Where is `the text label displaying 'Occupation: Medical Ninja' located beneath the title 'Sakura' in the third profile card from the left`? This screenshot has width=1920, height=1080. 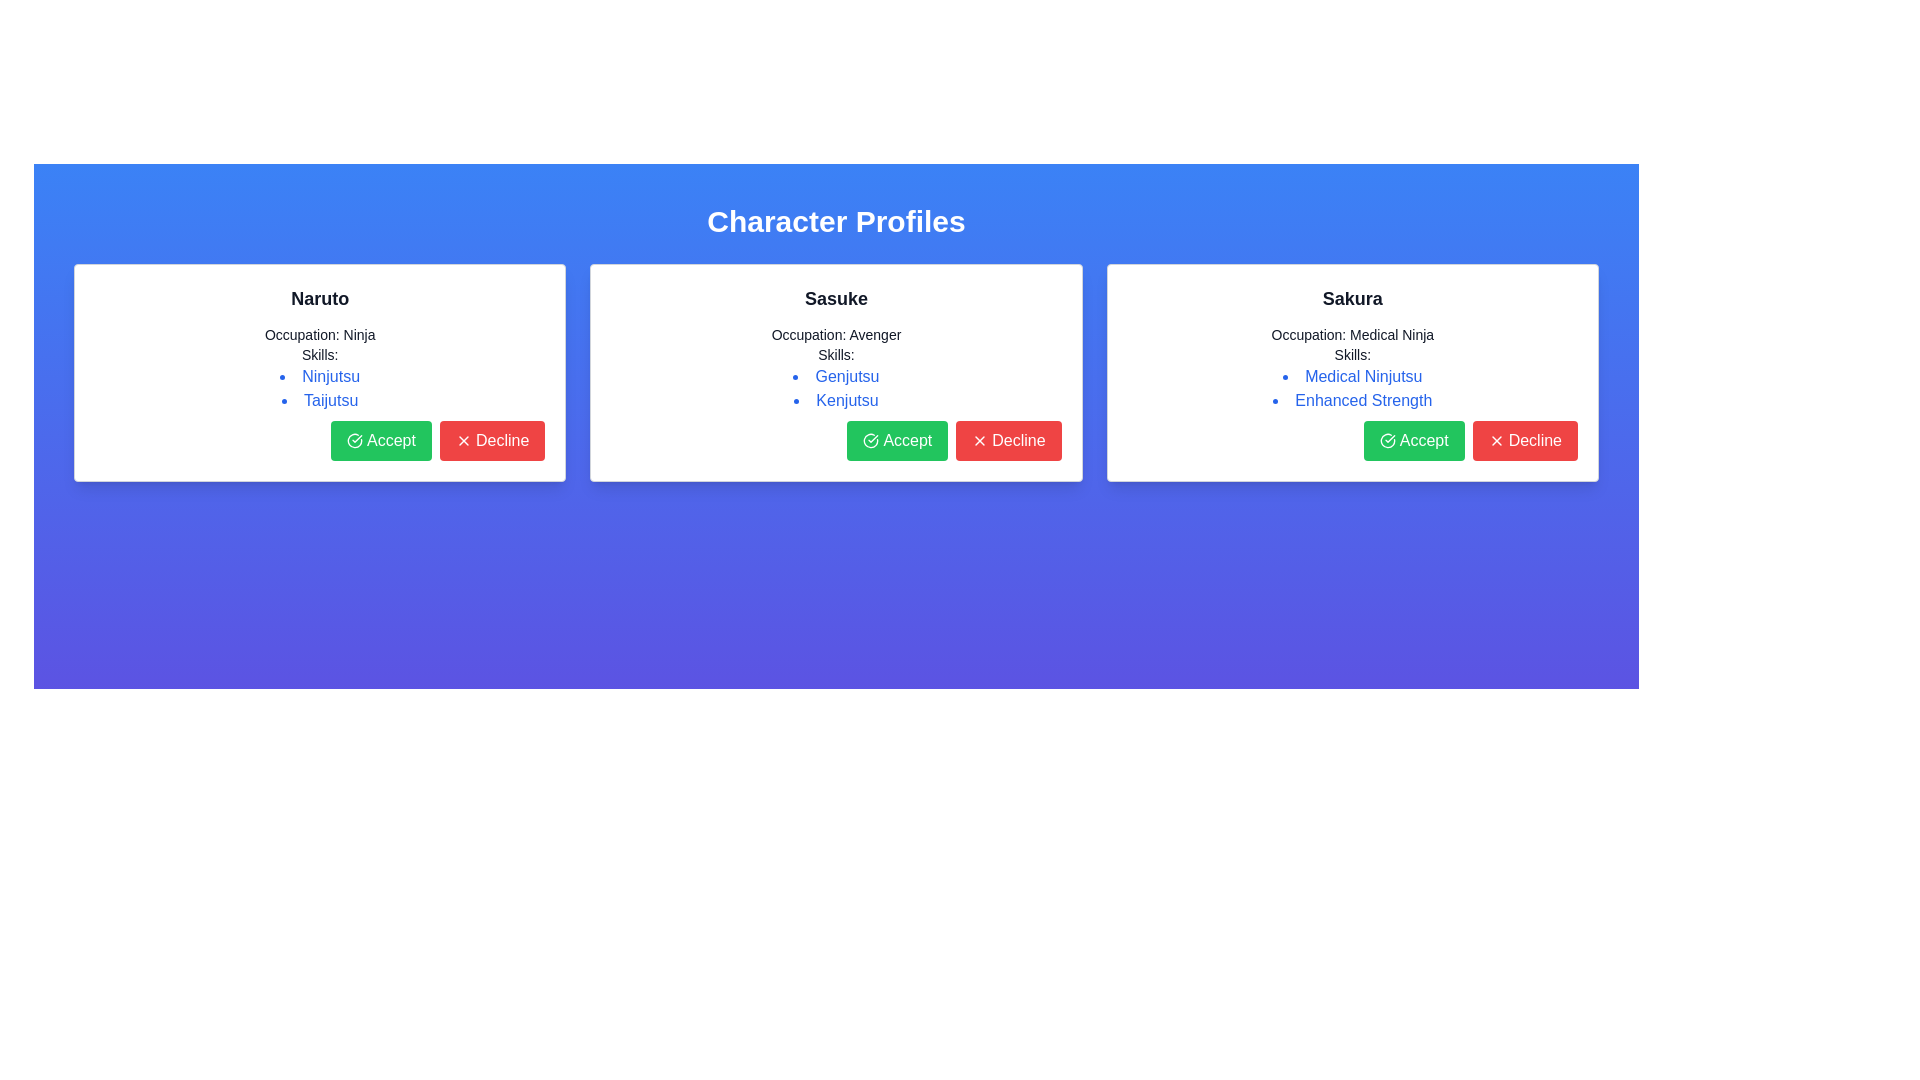 the text label displaying 'Occupation: Medical Ninja' located beneath the title 'Sakura' in the third profile card from the left is located at coordinates (1352, 334).